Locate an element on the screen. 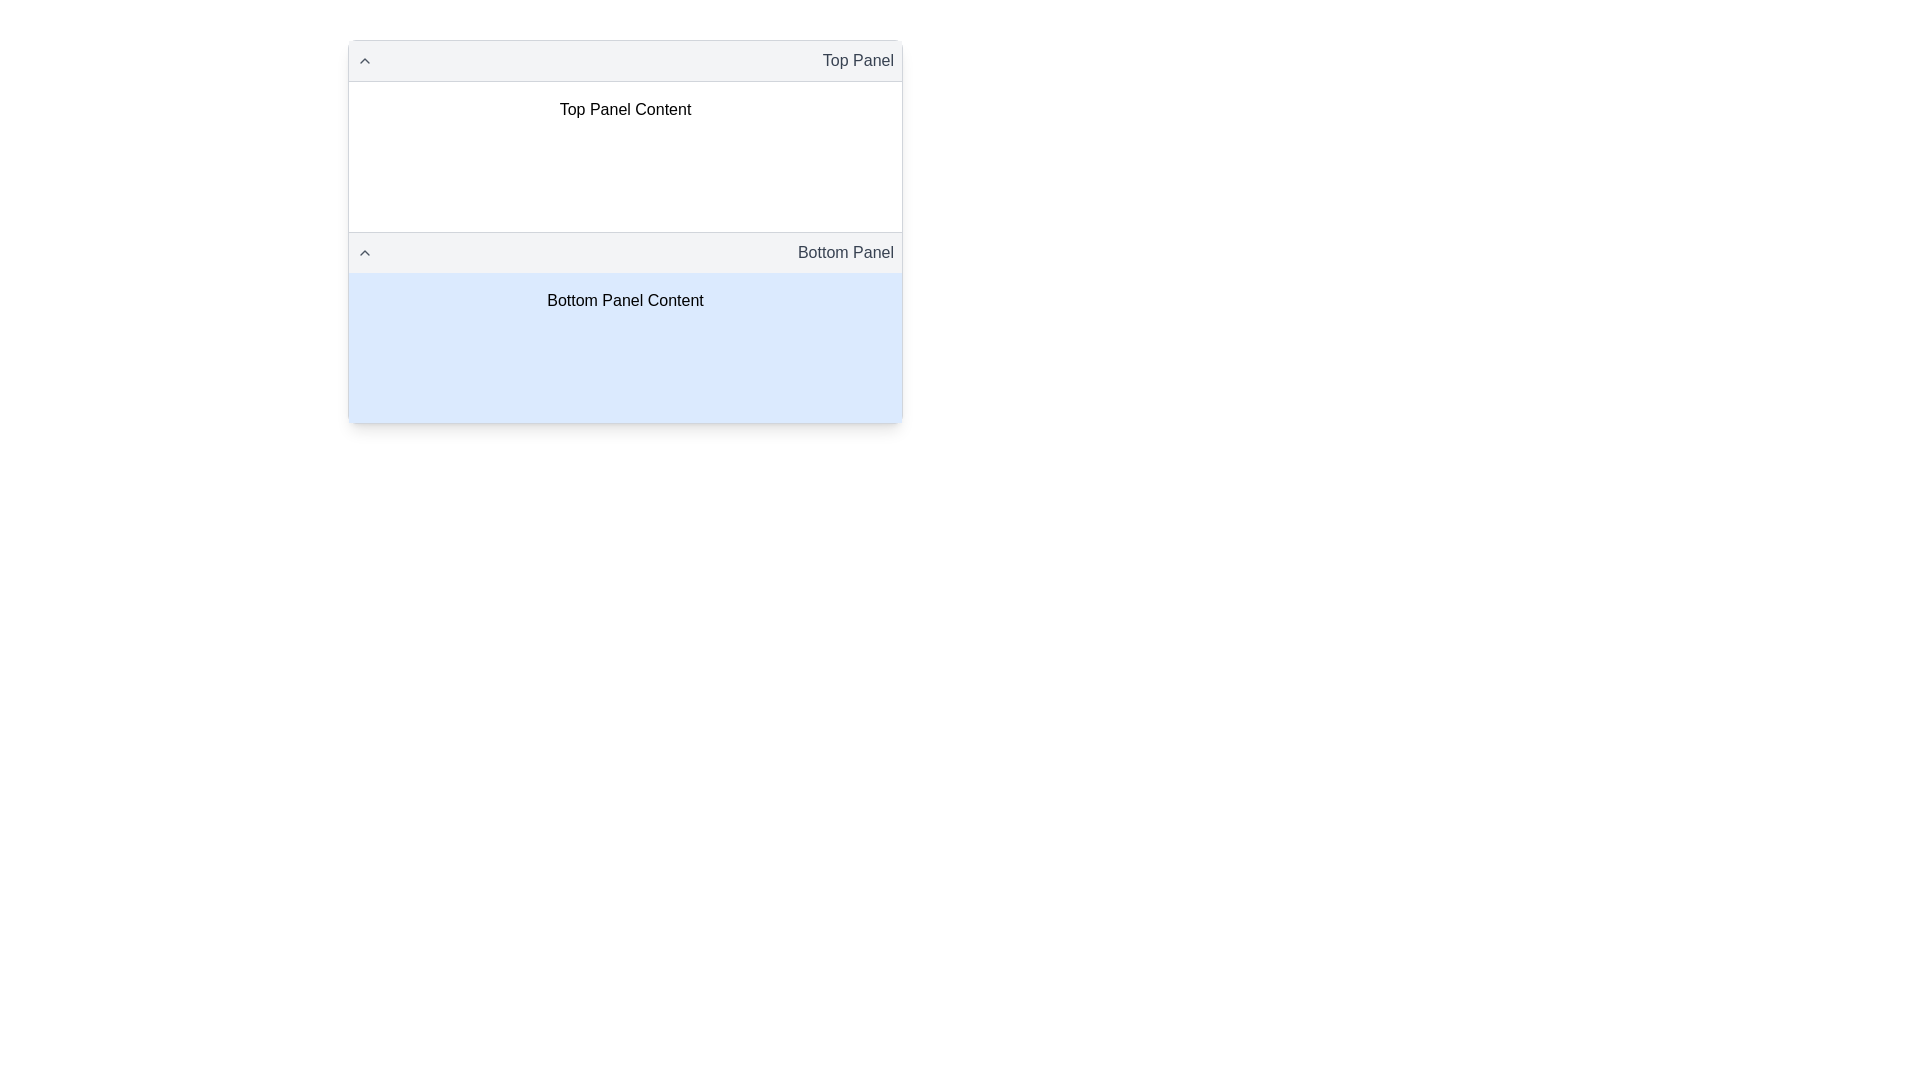 The image size is (1920, 1080). the upward-facing chevron button located in the 'Bottom Panel' is located at coordinates (364, 252).